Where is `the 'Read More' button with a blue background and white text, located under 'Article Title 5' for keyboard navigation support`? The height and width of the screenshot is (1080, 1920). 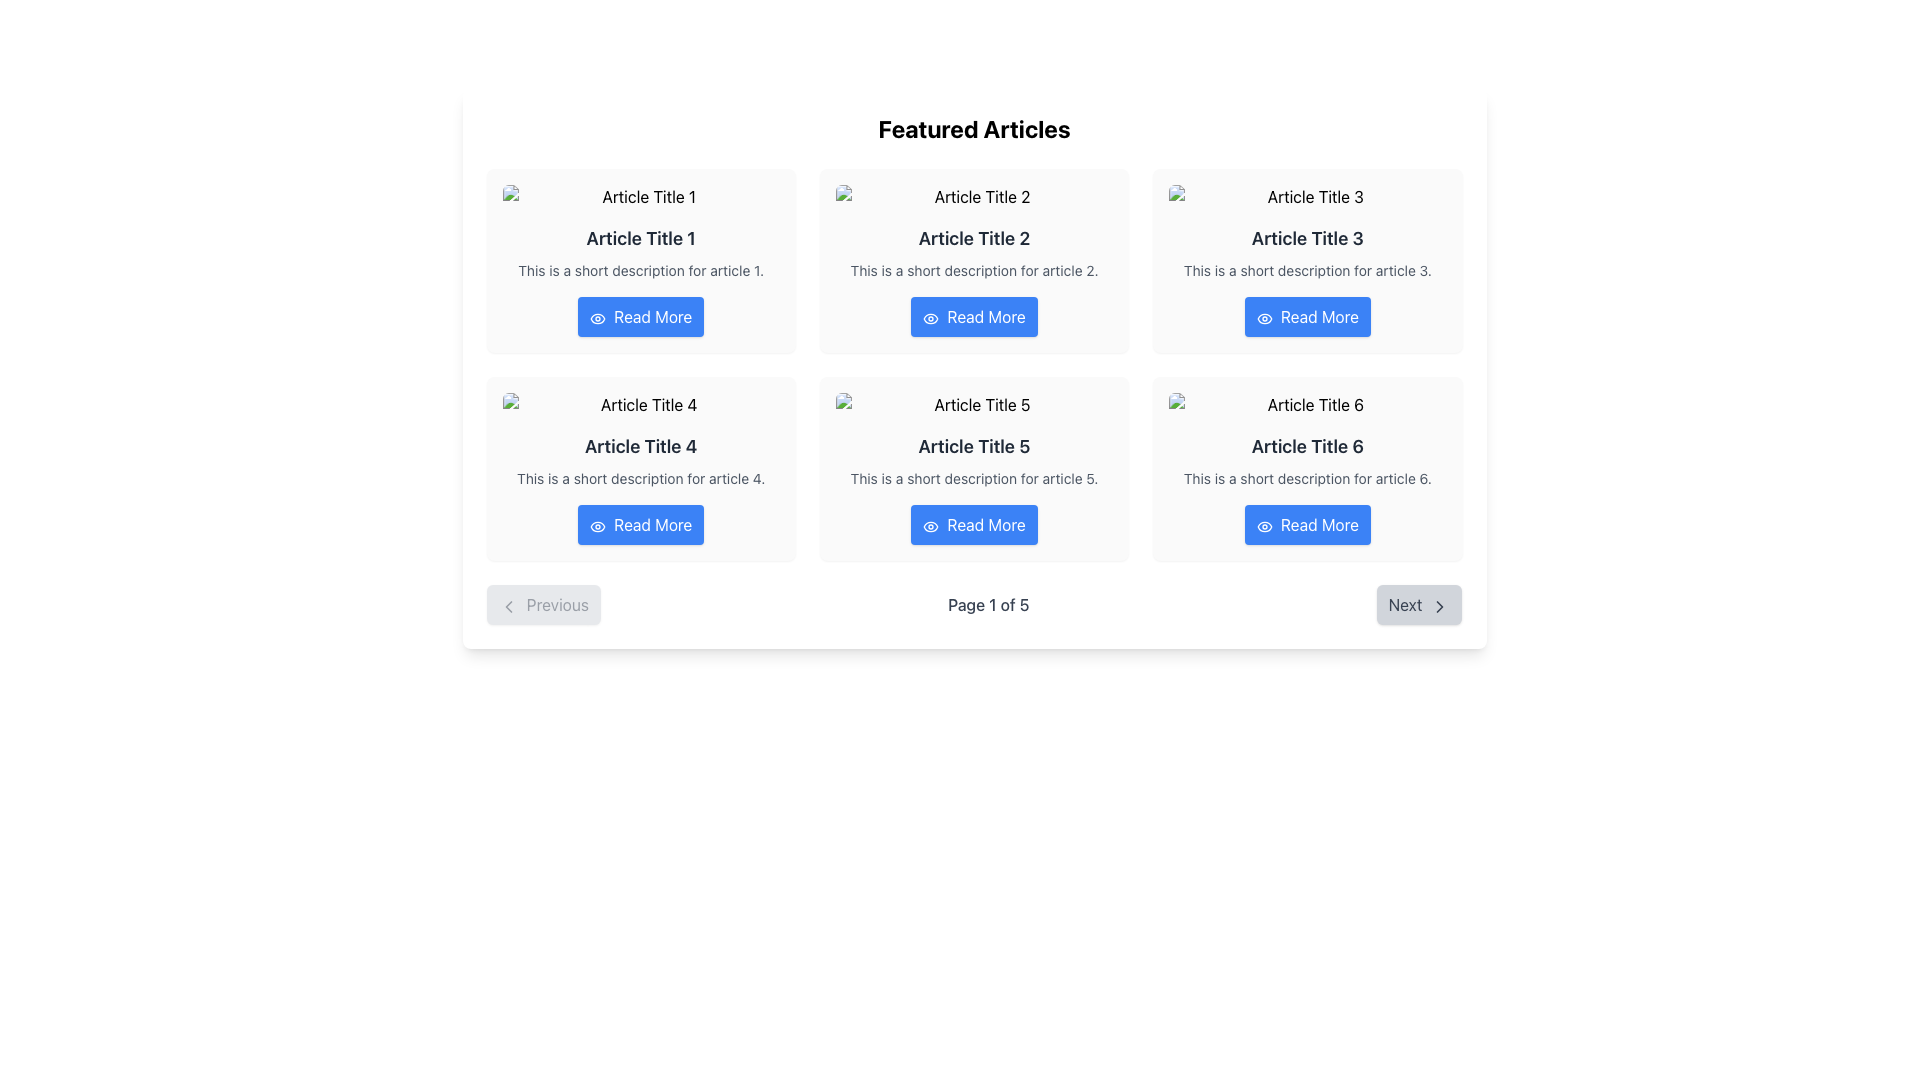
the 'Read More' button with a blue background and white text, located under 'Article Title 5' for keyboard navigation support is located at coordinates (974, 523).